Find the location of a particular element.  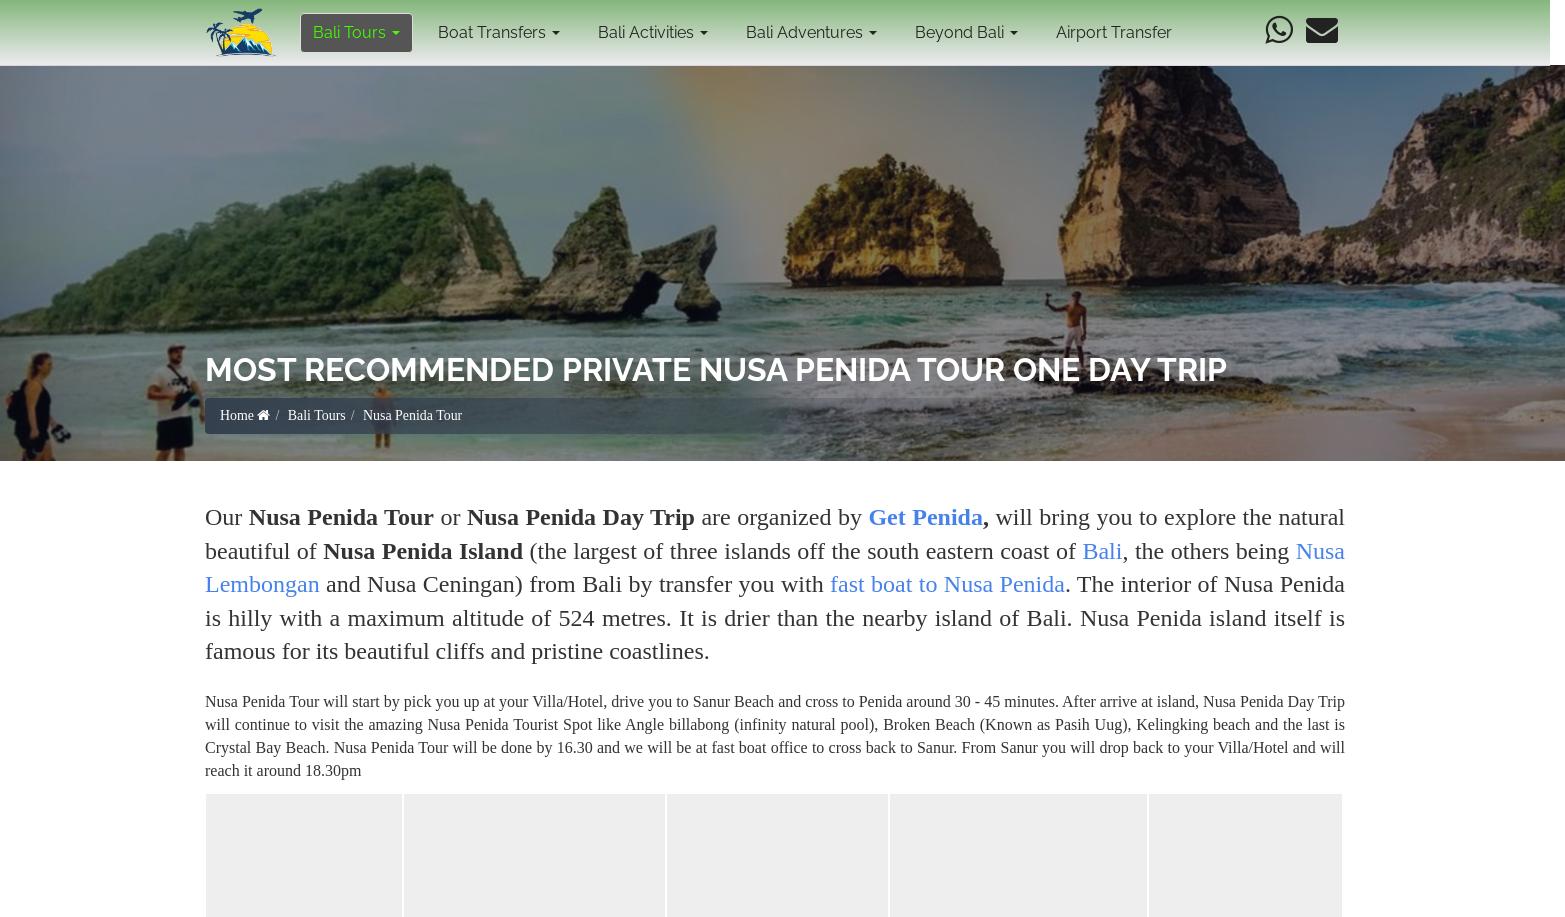

'are organized by' is located at coordinates (700, 516).